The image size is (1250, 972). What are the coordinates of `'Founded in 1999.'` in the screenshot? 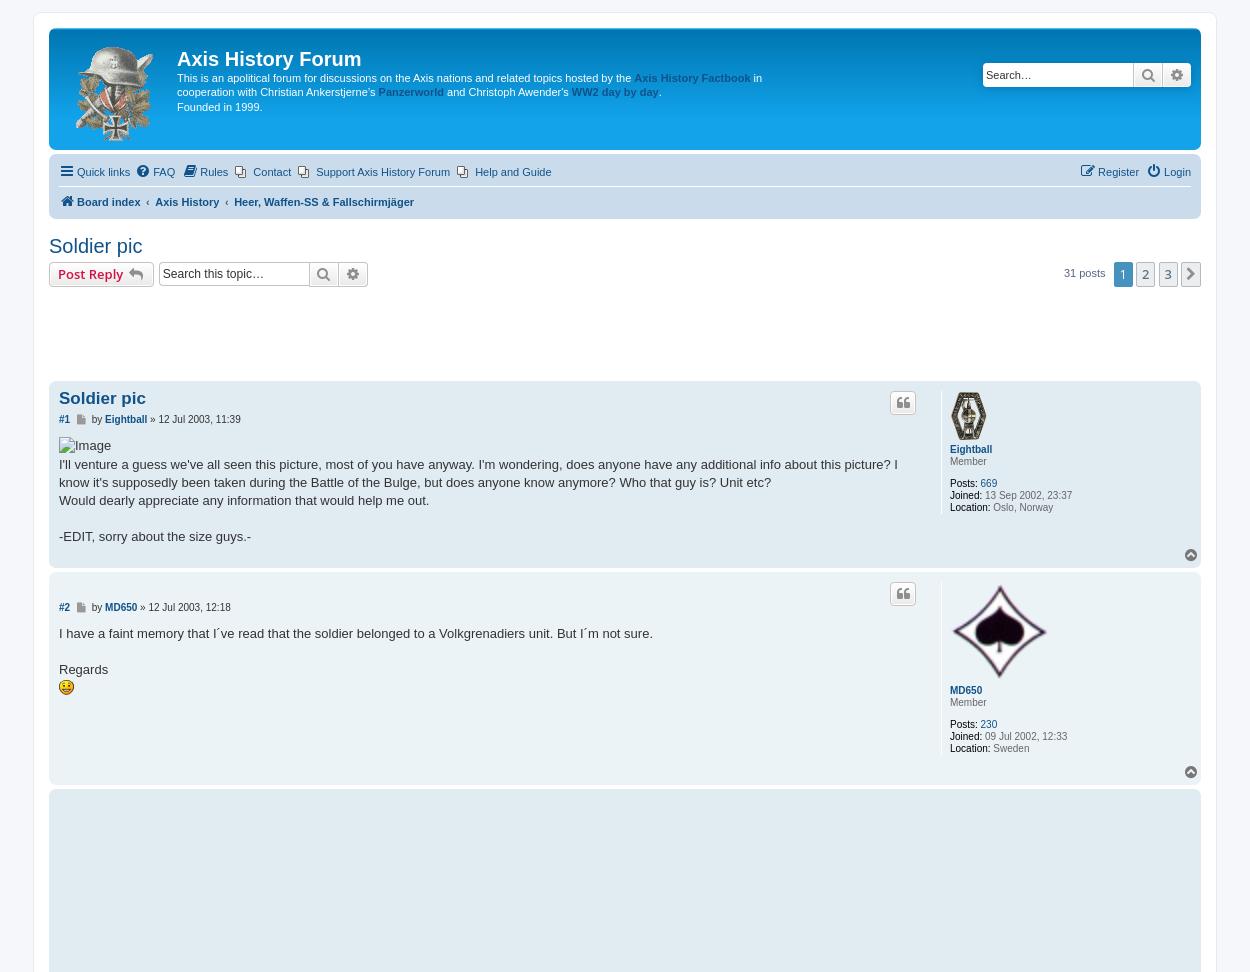 It's located at (218, 105).